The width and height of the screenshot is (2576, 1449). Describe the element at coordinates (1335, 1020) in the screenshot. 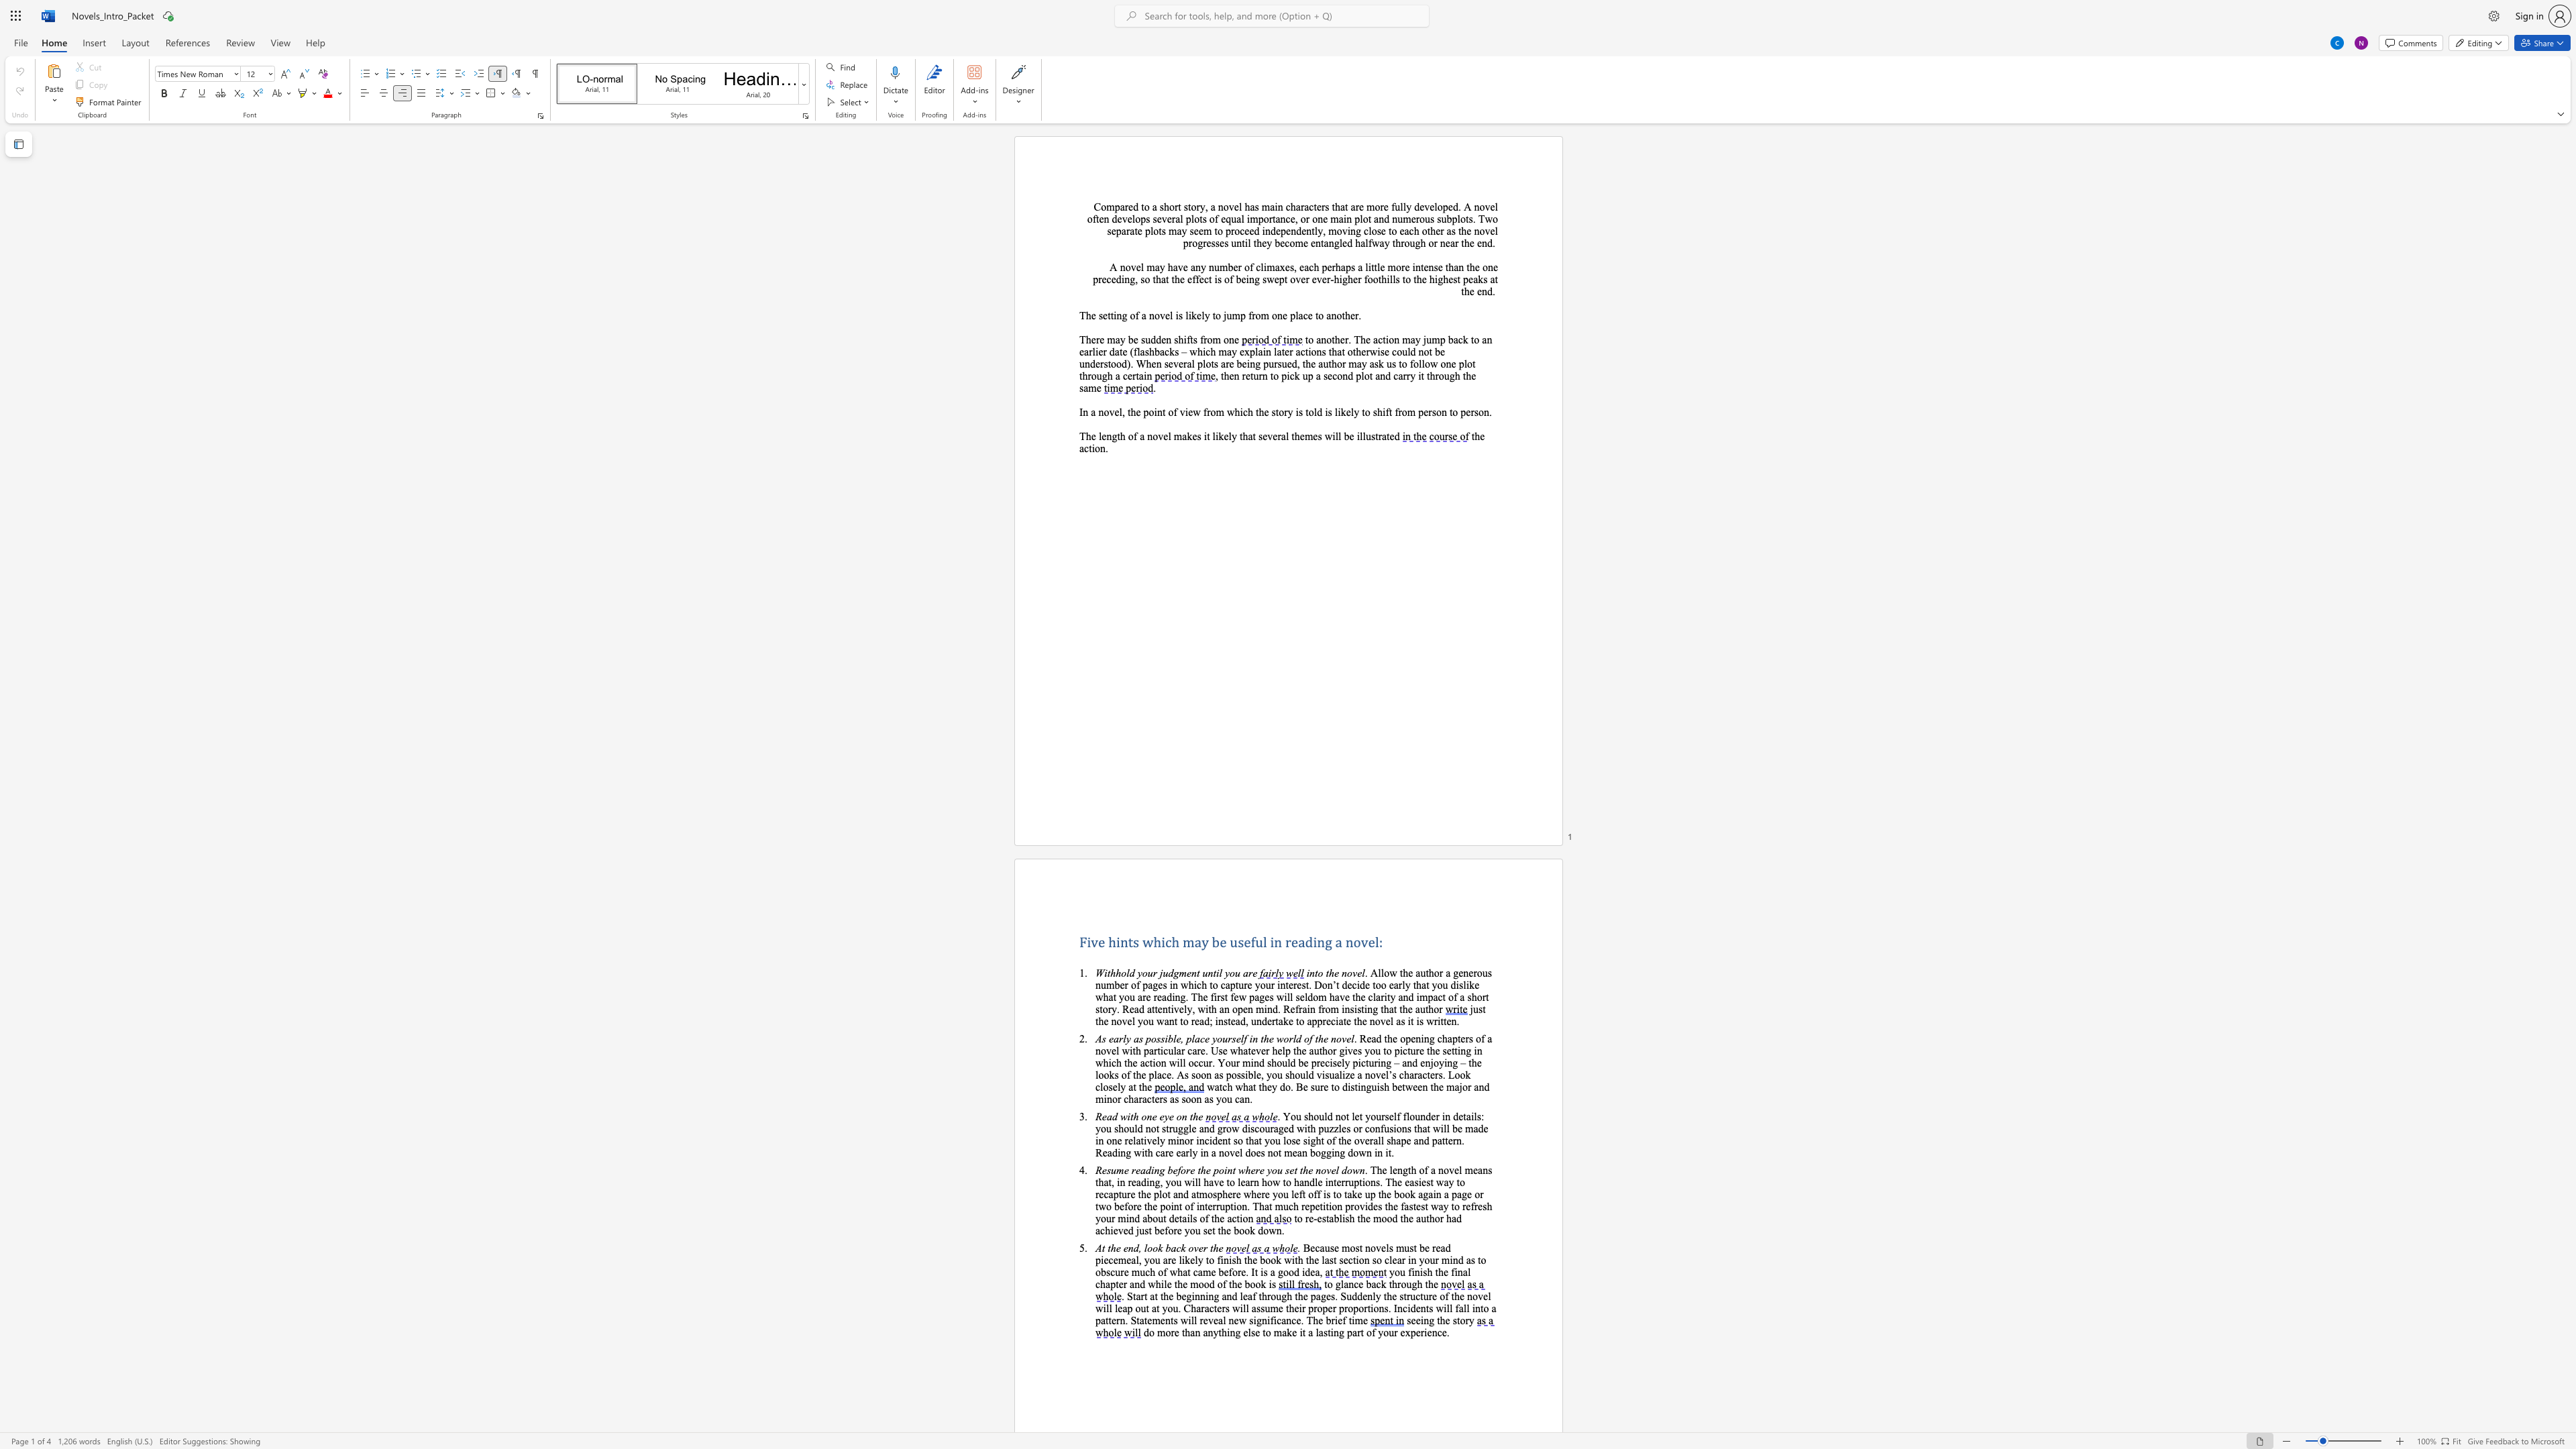

I see `the subset text "iate the nove" within the text "just the novel you want to read; instead, undertake to appreciate the novel as it is written."` at that location.